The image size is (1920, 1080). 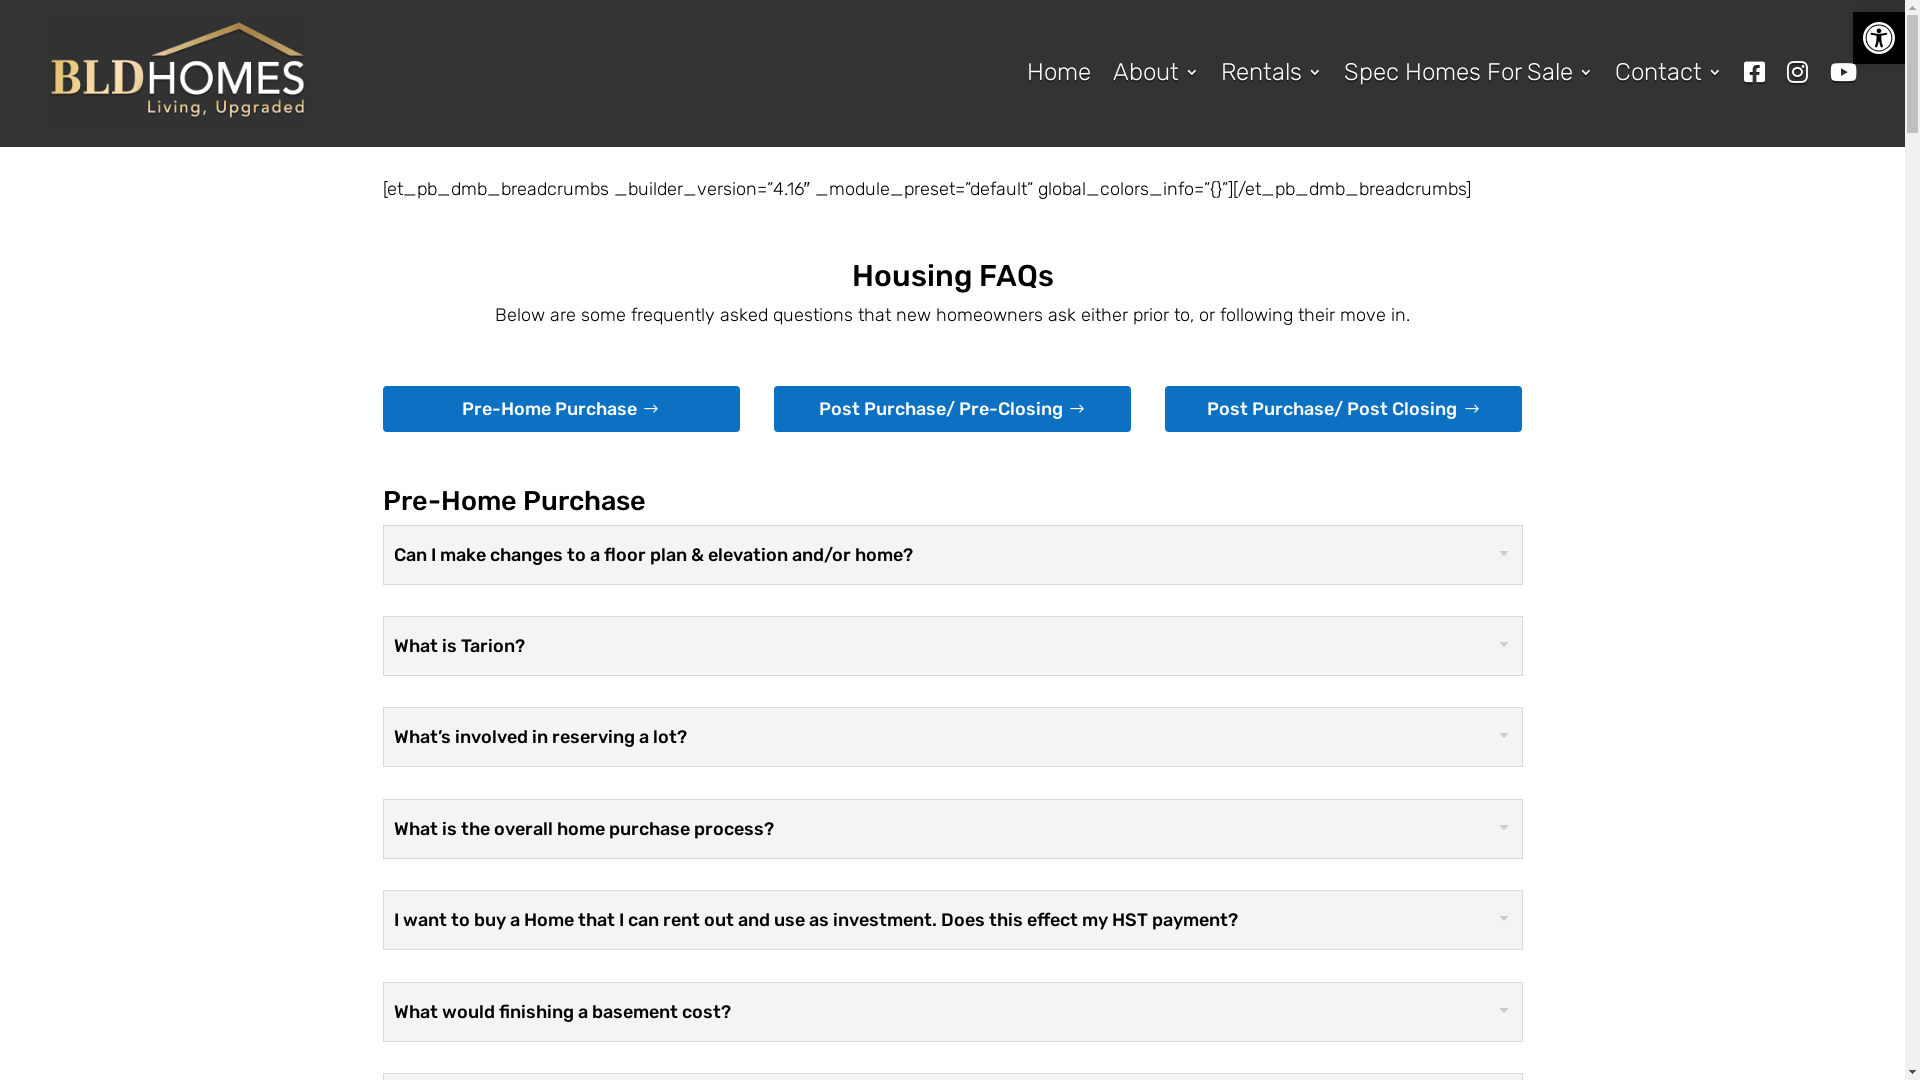 What do you see at coordinates (1668, 71) in the screenshot?
I see `'Contact'` at bounding box center [1668, 71].